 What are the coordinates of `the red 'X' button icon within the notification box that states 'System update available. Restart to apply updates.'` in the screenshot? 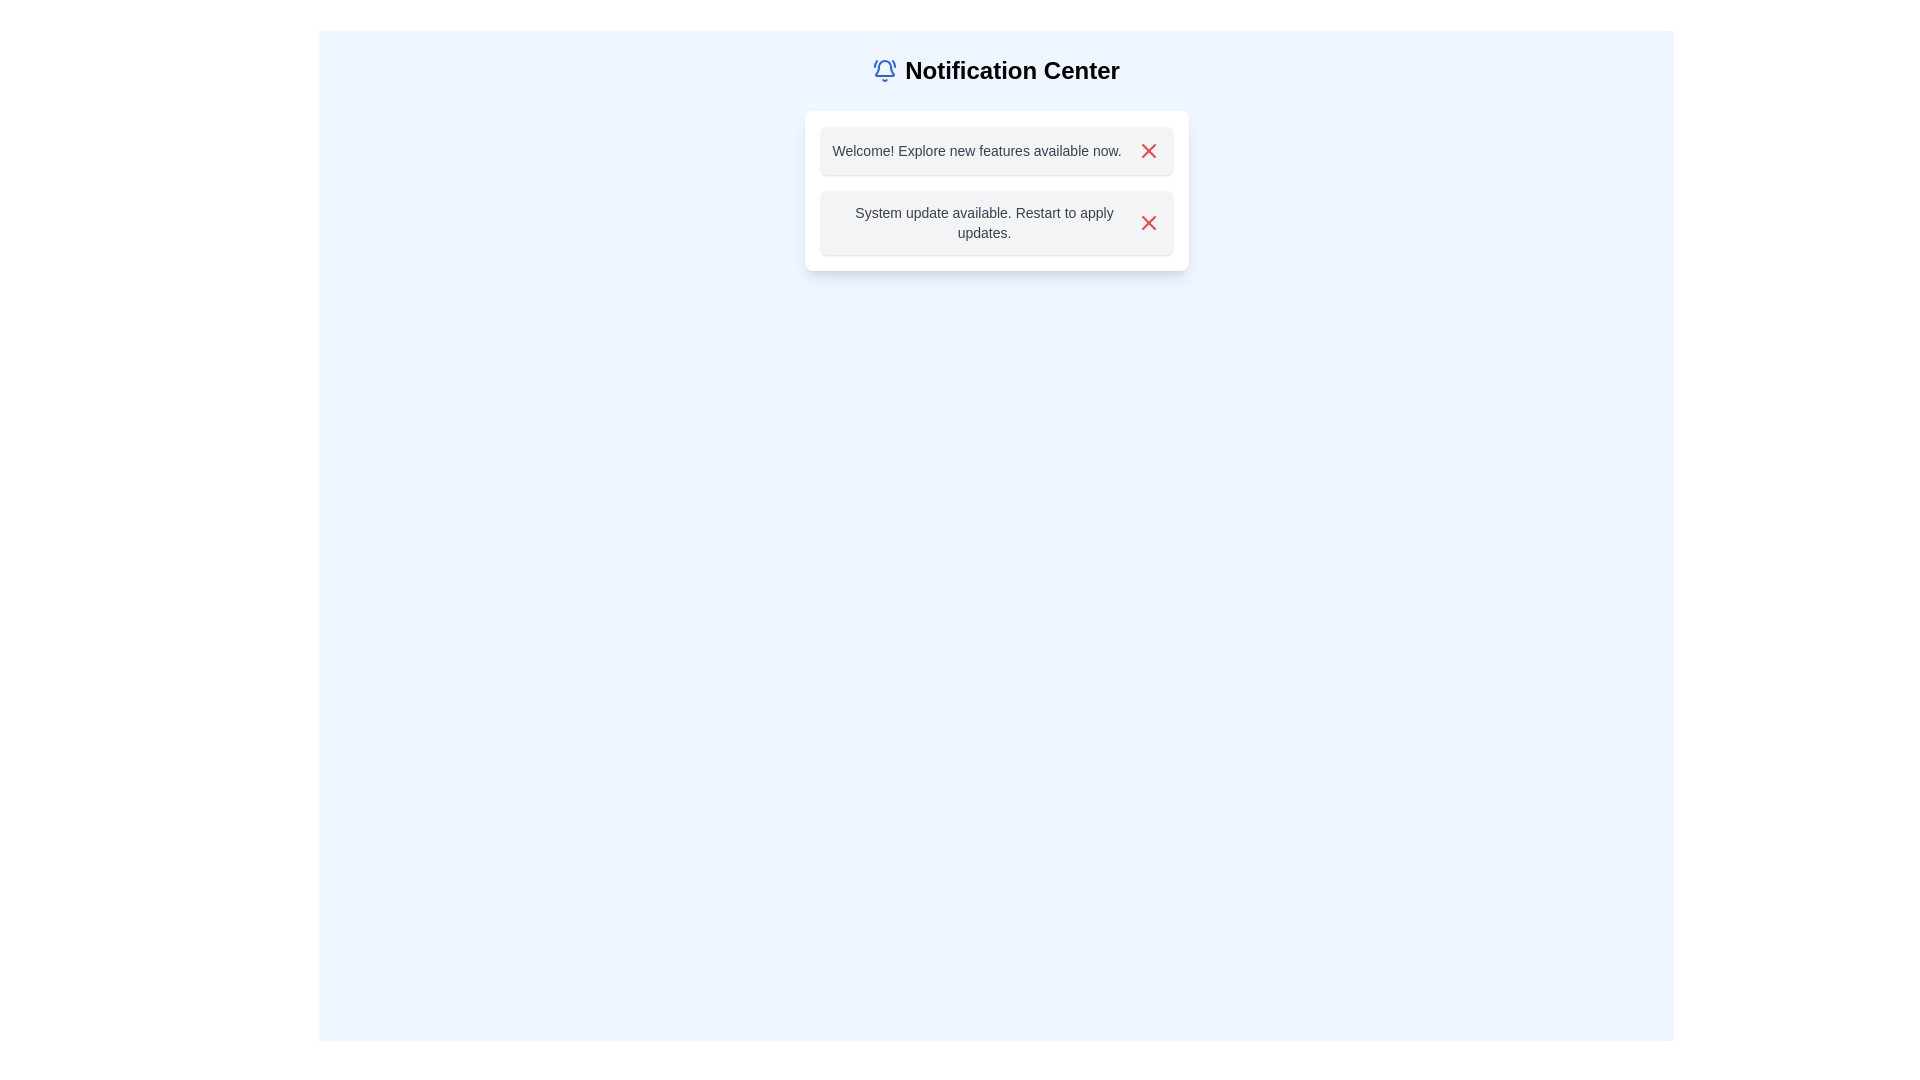 It's located at (1148, 223).